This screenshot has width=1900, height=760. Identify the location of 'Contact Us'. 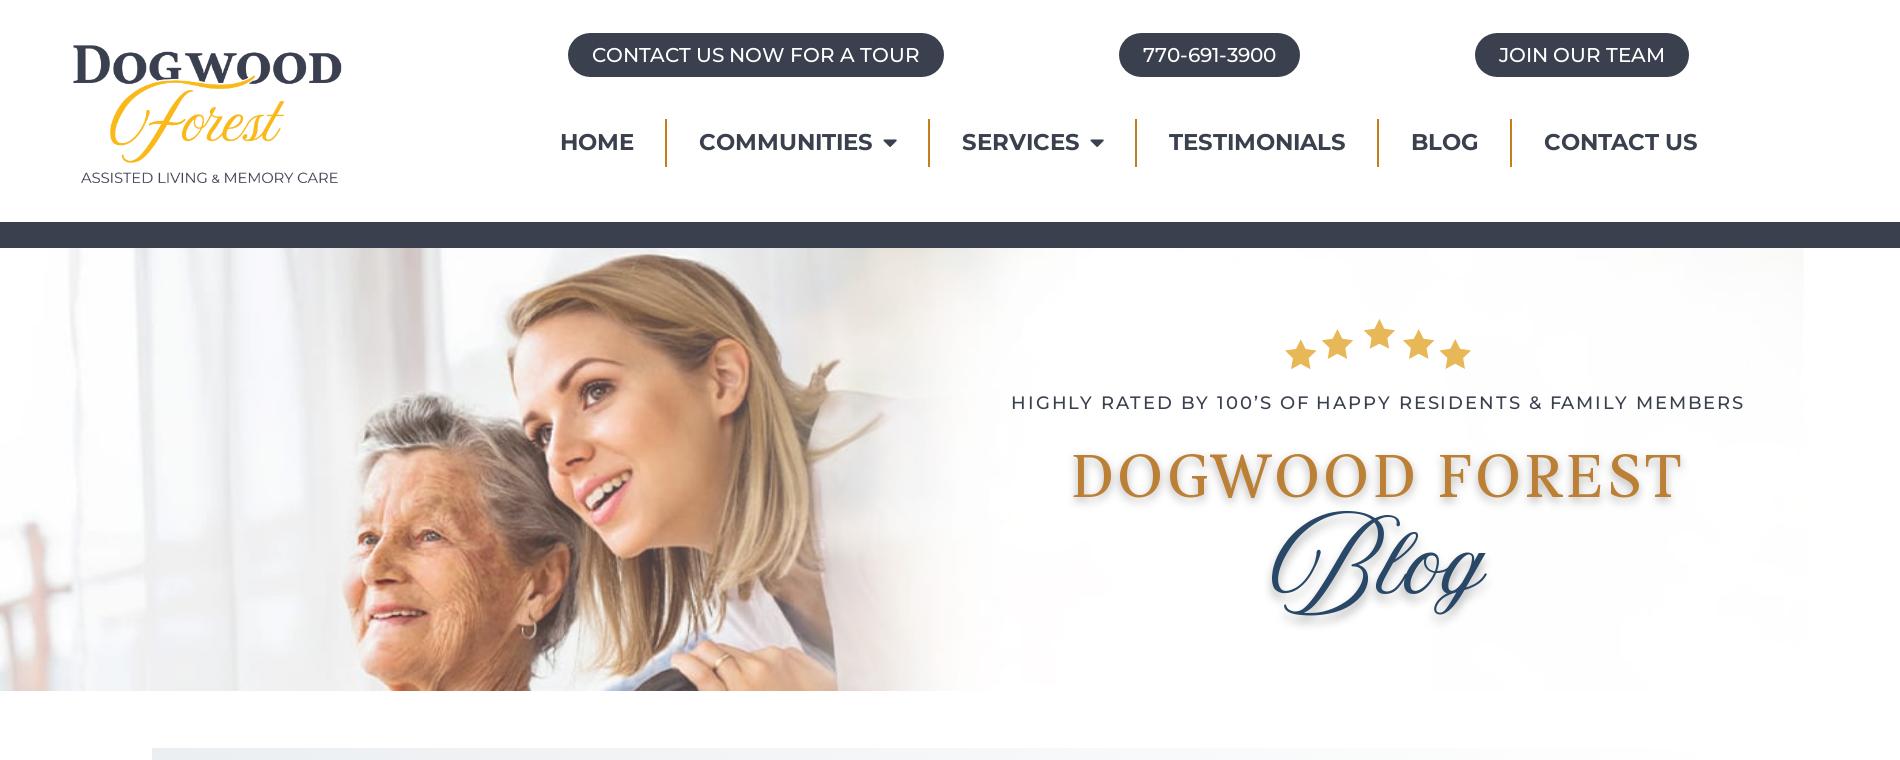
(1619, 141).